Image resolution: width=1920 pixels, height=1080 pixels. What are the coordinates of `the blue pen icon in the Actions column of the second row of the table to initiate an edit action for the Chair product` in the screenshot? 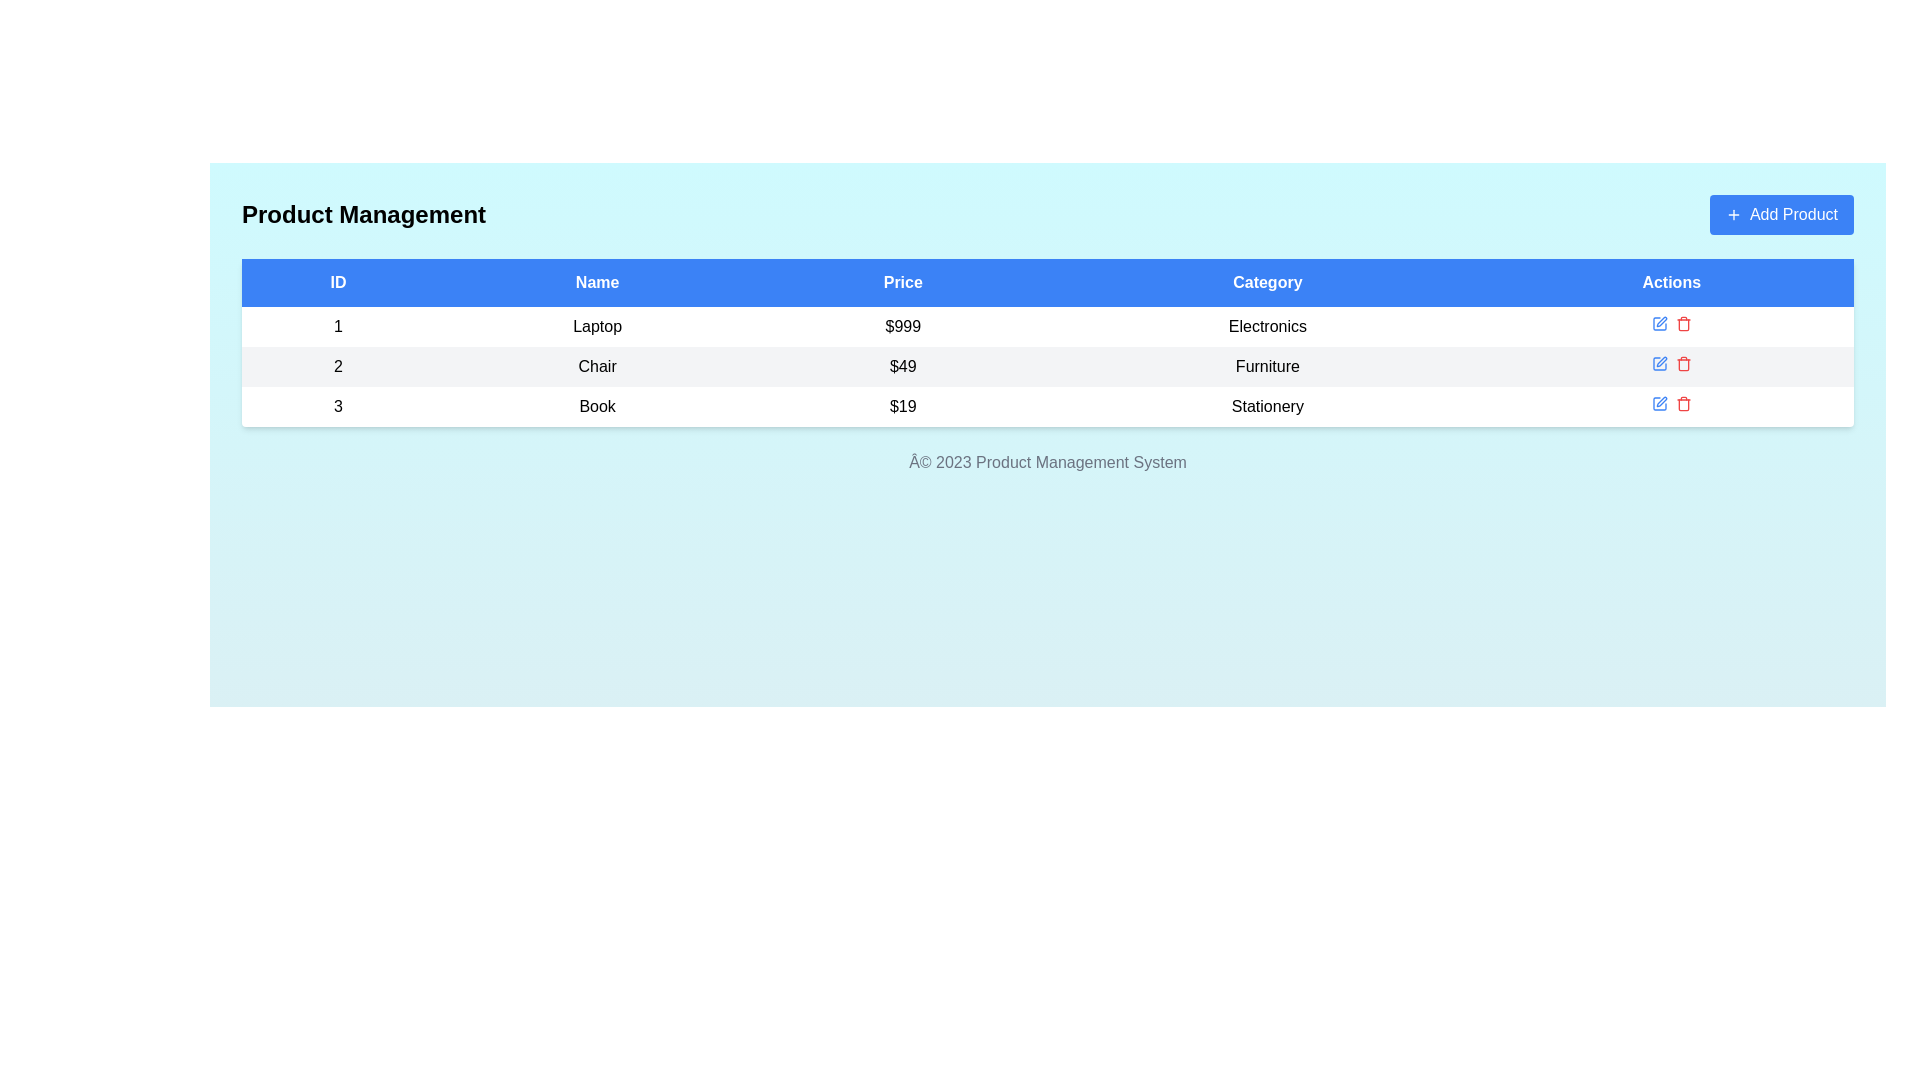 It's located at (1659, 363).